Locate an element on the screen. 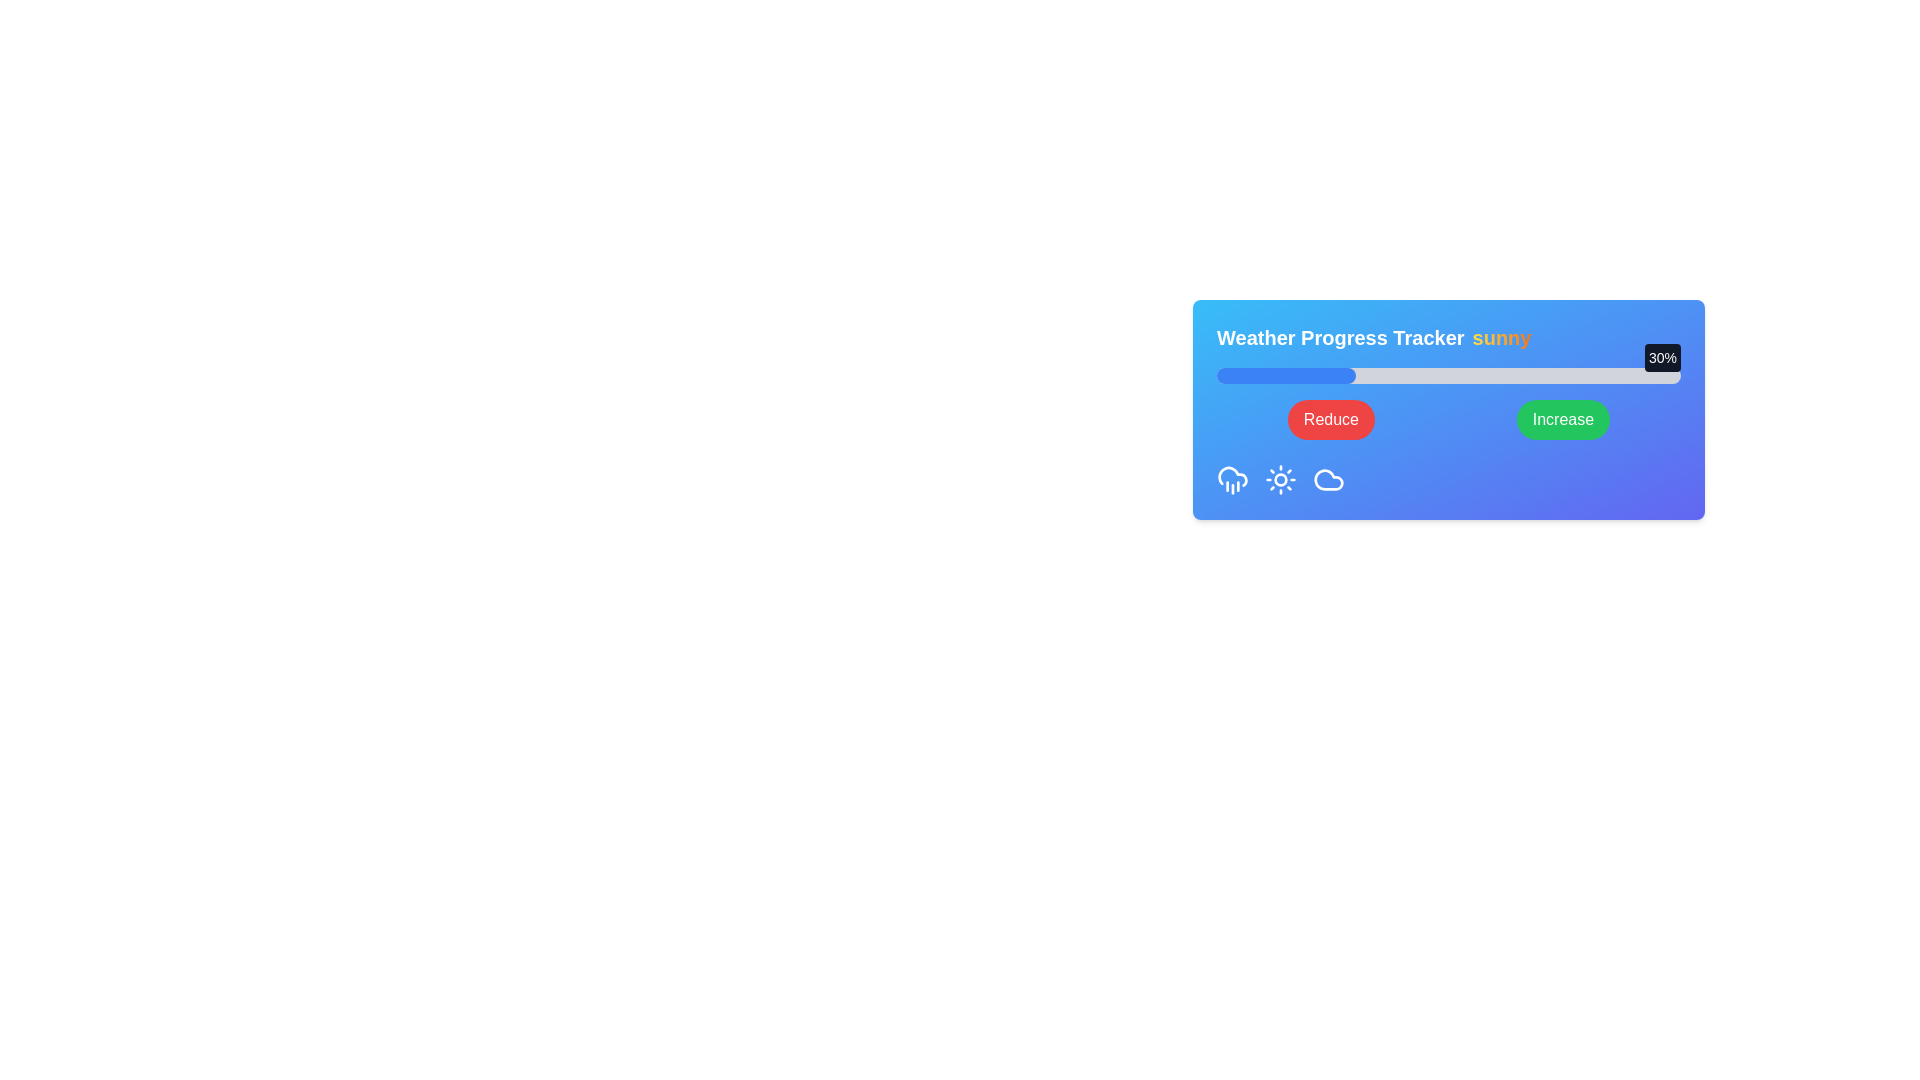 The image size is (1920, 1080). the leftmost button in the horizontally-aligned group of buttons is located at coordinates (1331, 419).